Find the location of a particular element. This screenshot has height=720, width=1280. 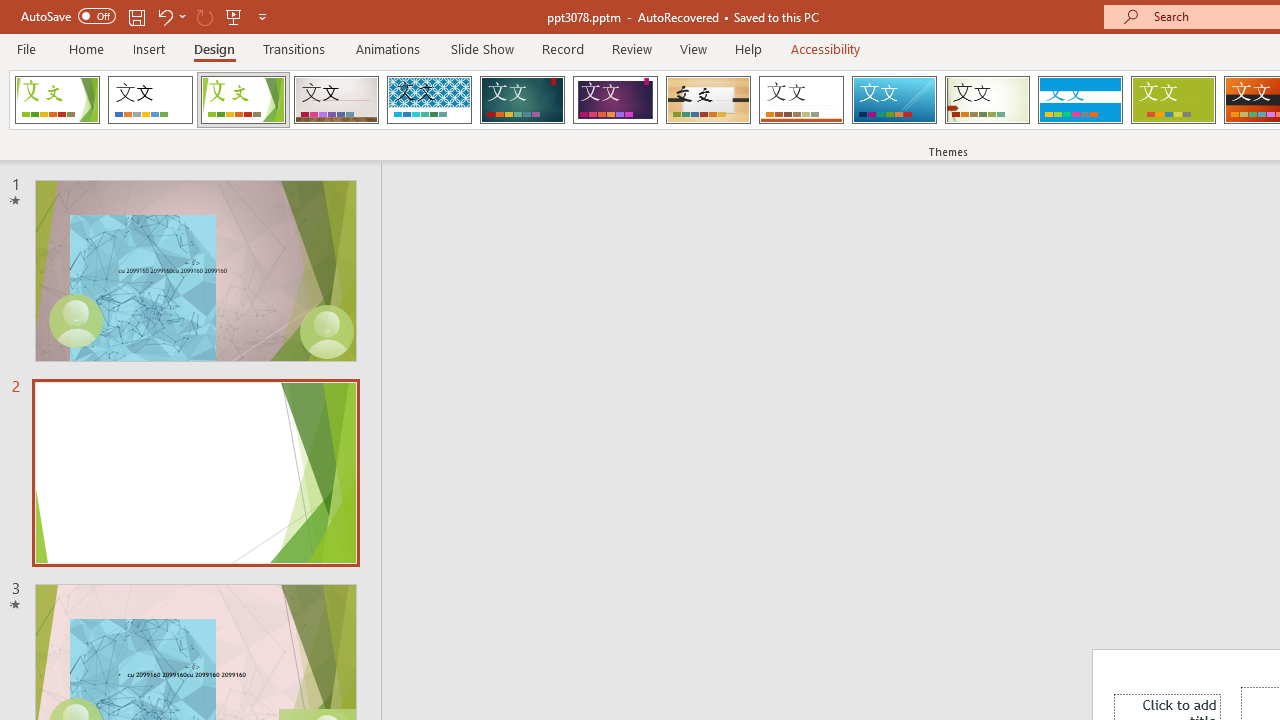

'Basis' is located at coordinates (1173, 100).